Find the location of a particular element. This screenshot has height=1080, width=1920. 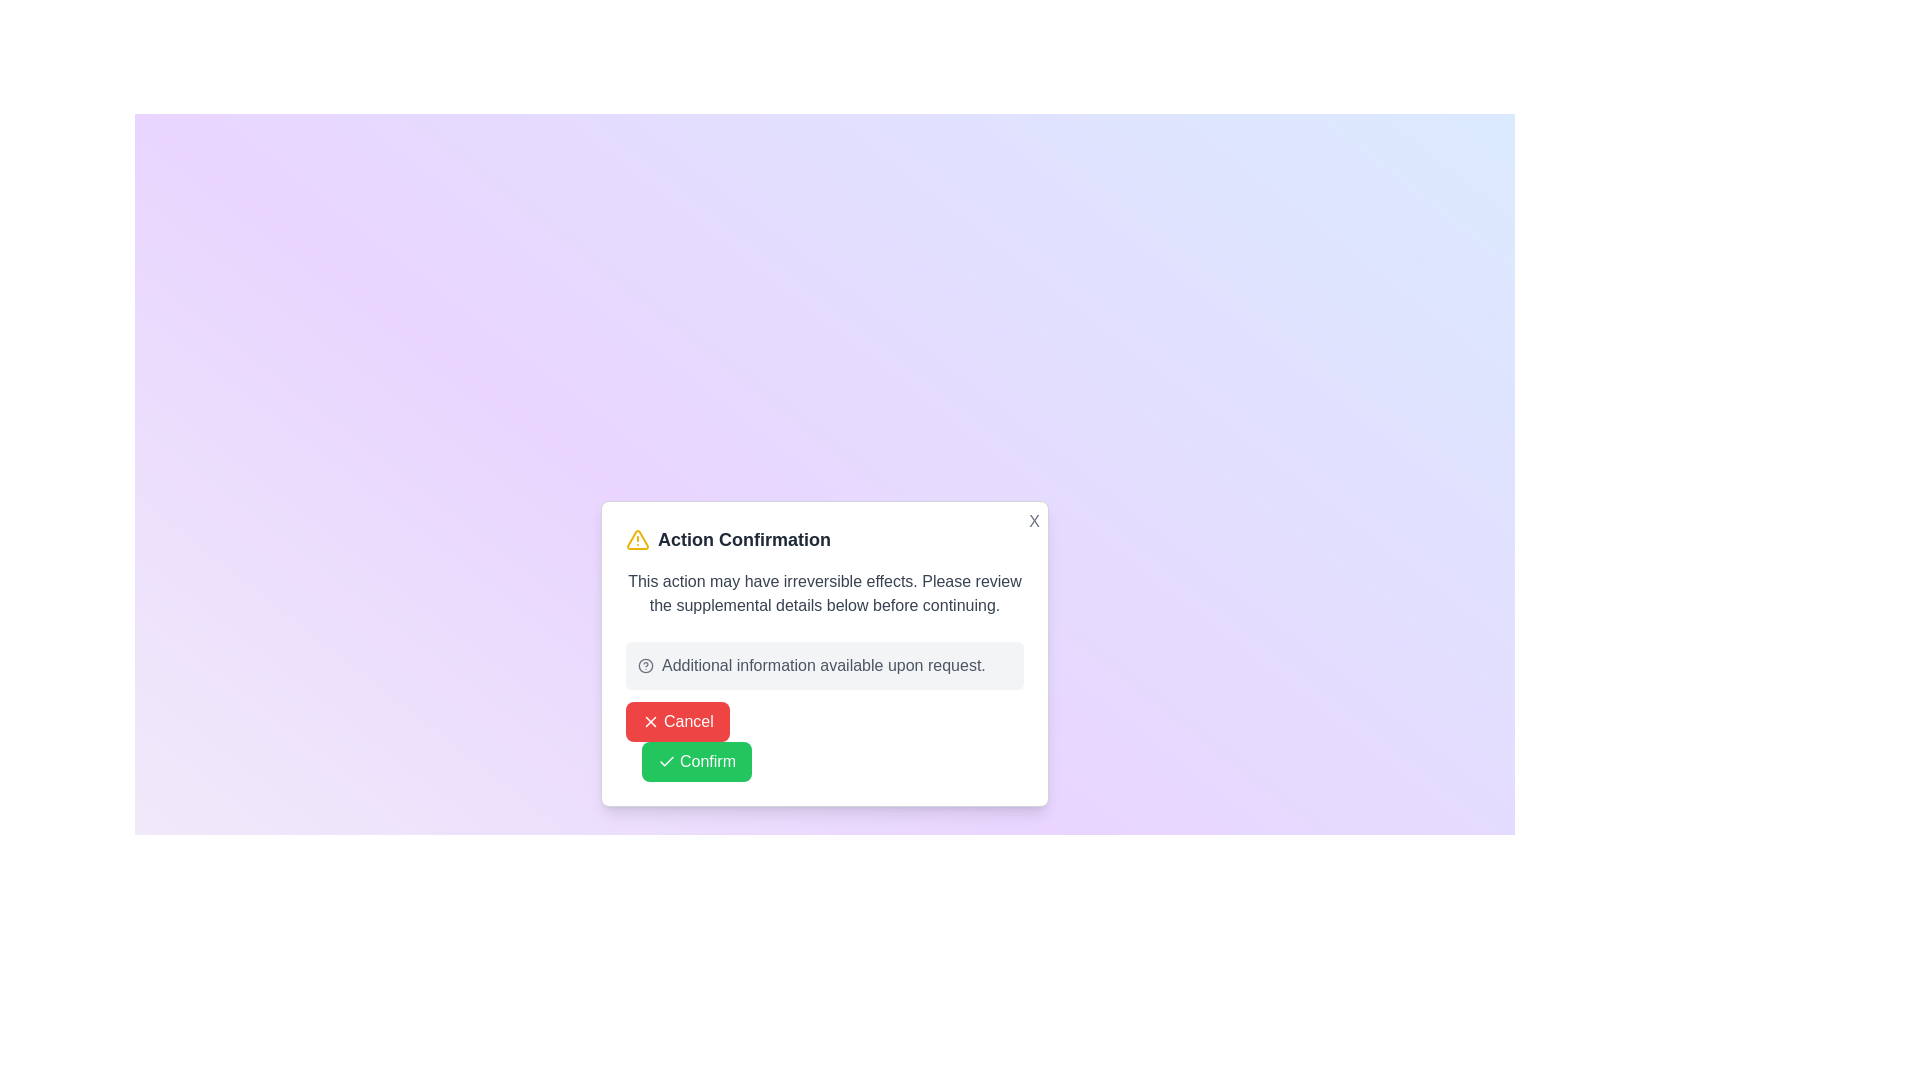

the icon located to the left of the text 'Additional information available upon request' in the confirmation dialog box is located at coordinates (646, 666).